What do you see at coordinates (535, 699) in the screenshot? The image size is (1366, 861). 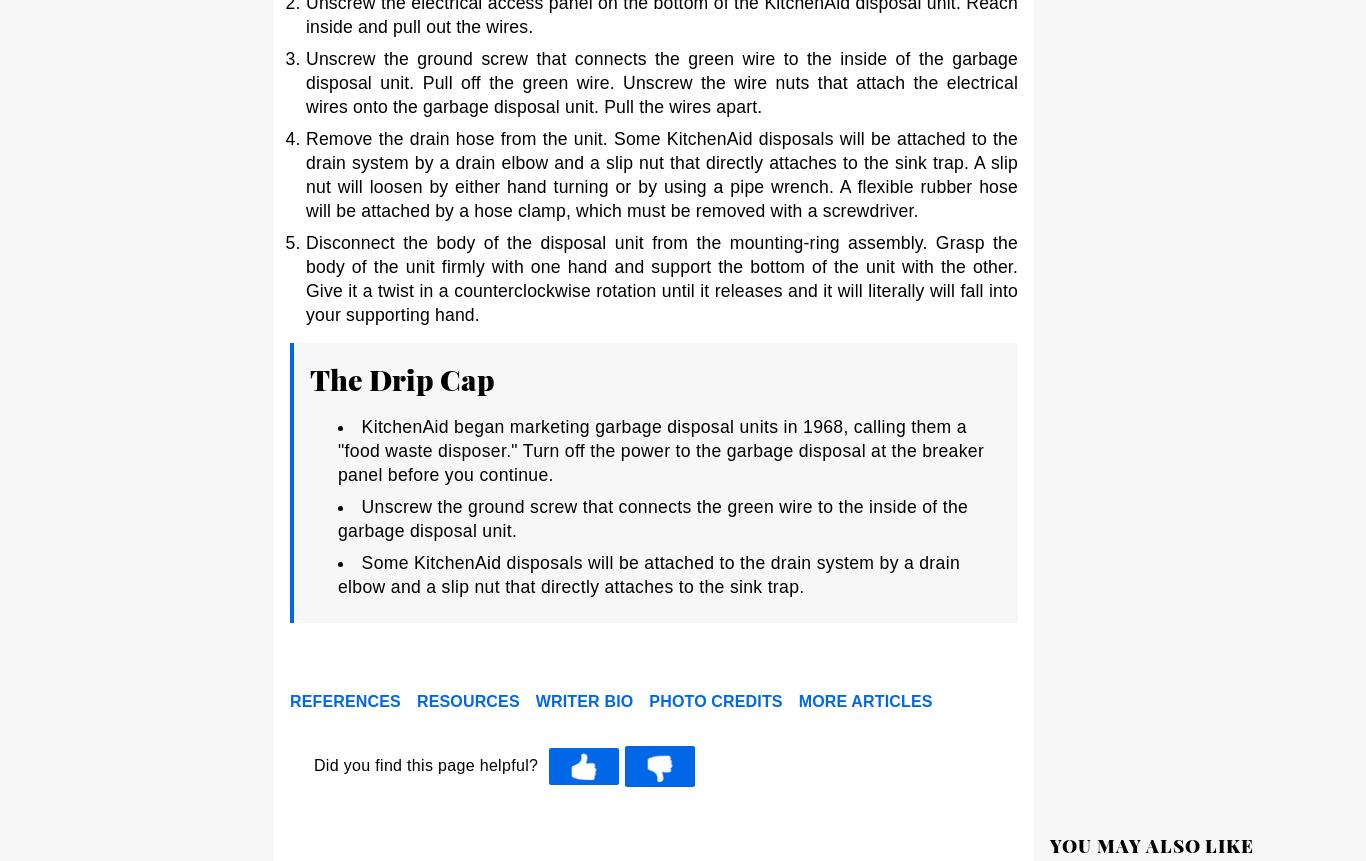 I see `'Writer Bio'` at bounding box center [535, 699].